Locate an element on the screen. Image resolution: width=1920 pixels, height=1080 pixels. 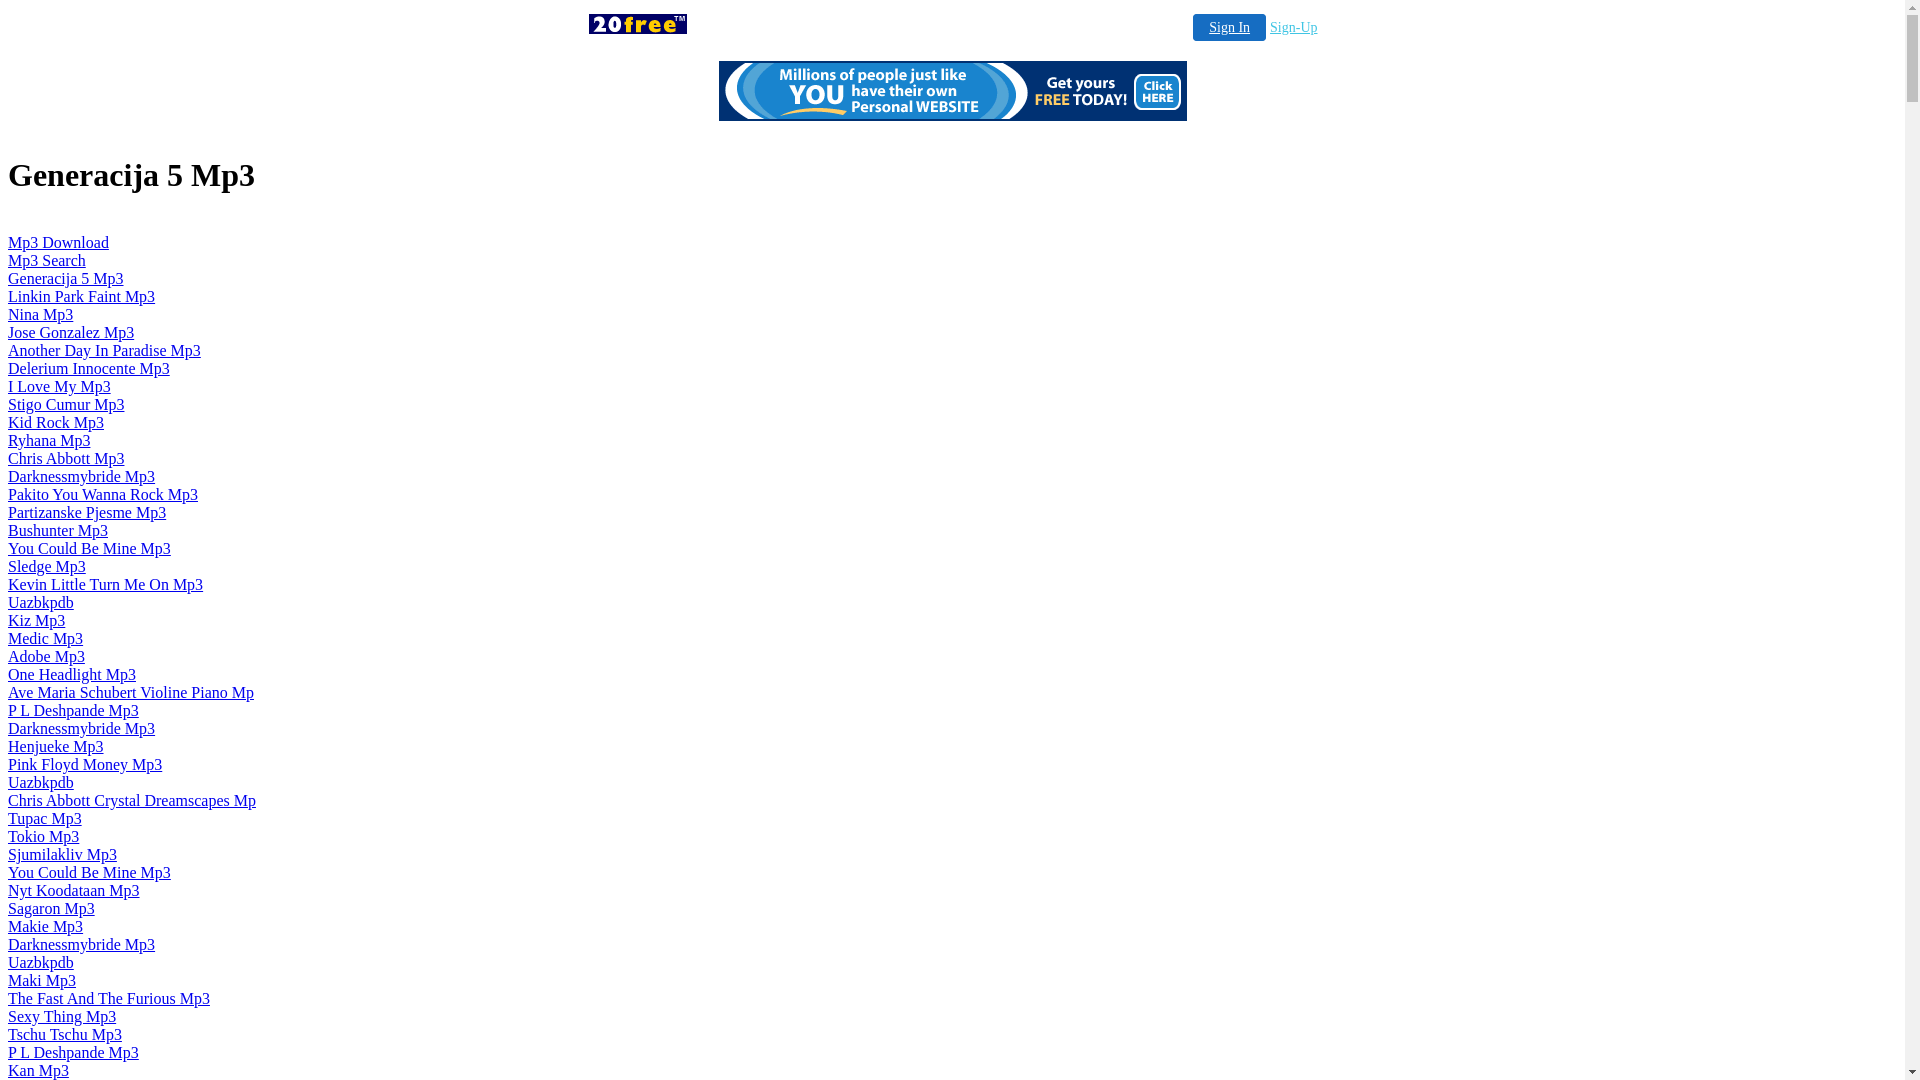
'Sign-Up' is located at coordinates (1293, 27).